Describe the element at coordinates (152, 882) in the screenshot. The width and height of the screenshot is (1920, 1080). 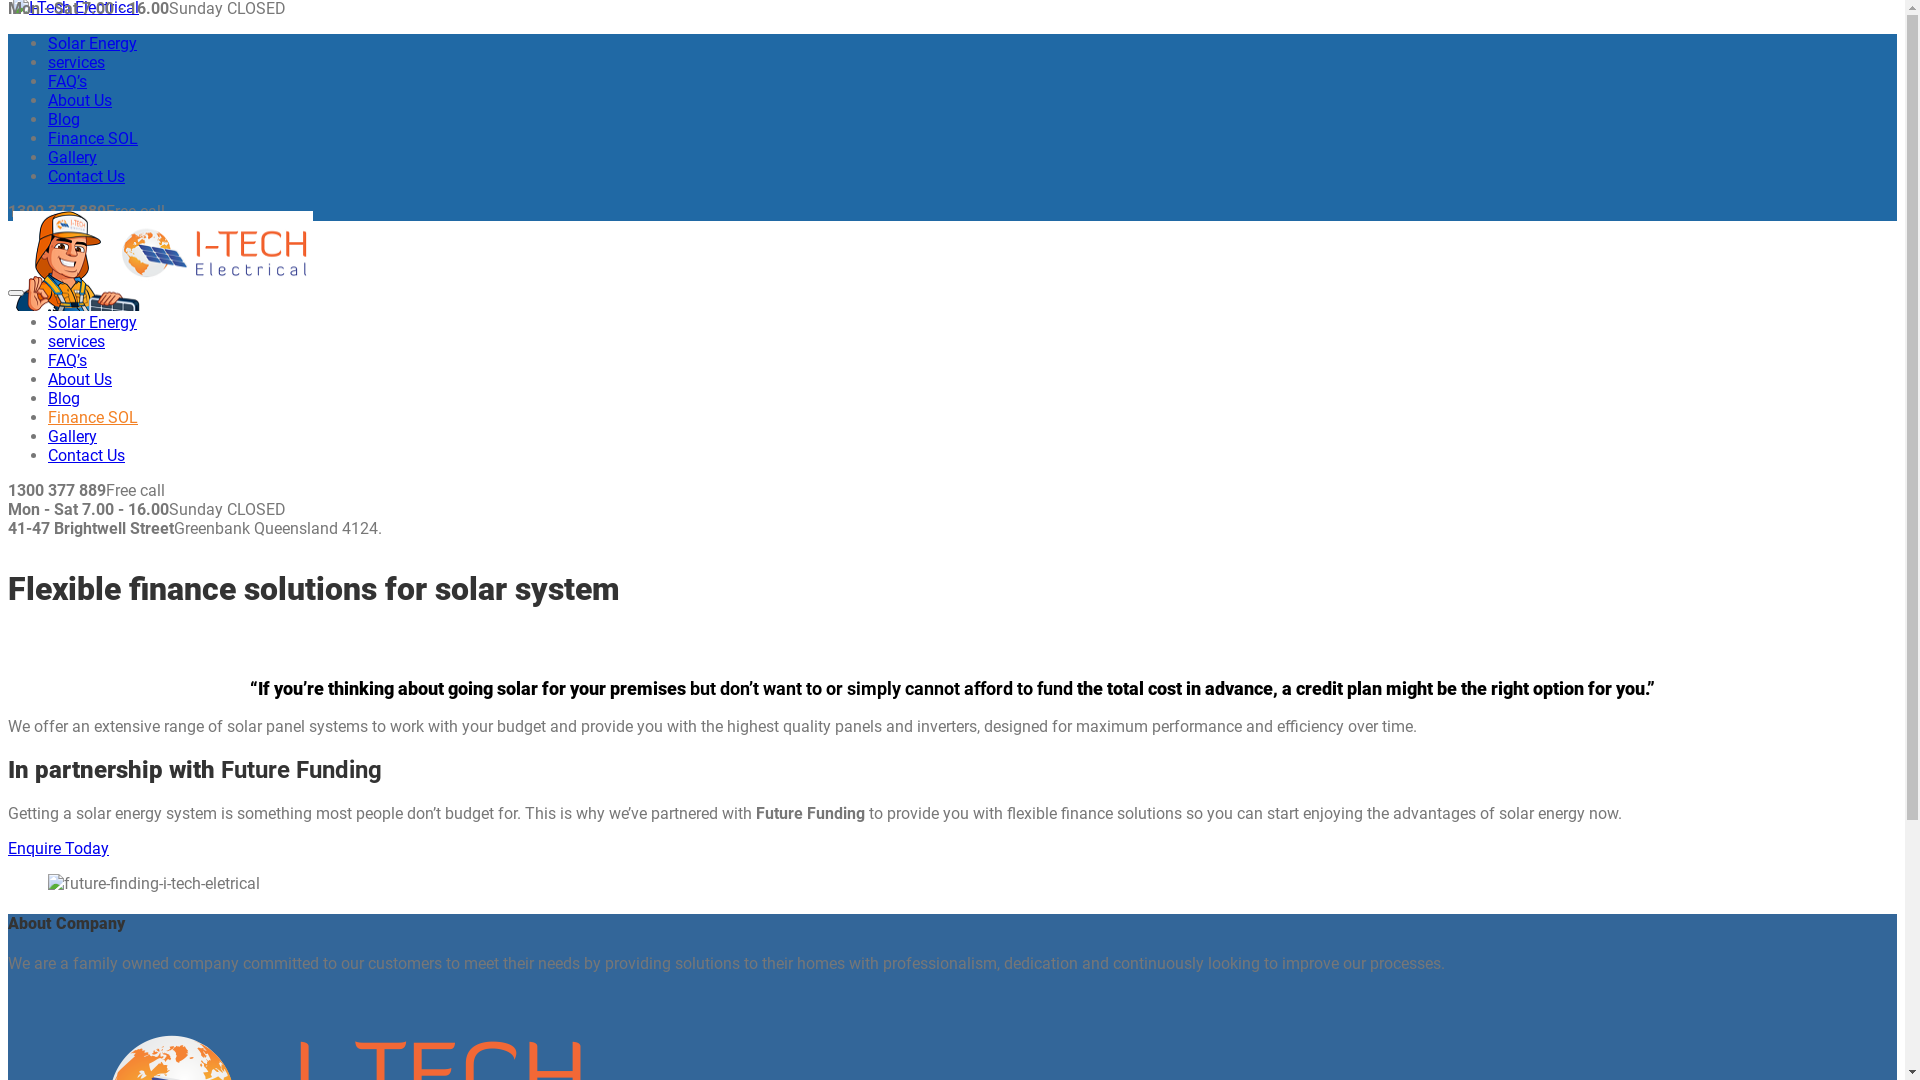
I see `'future-finding-i-tech-eletrical'` at that location.